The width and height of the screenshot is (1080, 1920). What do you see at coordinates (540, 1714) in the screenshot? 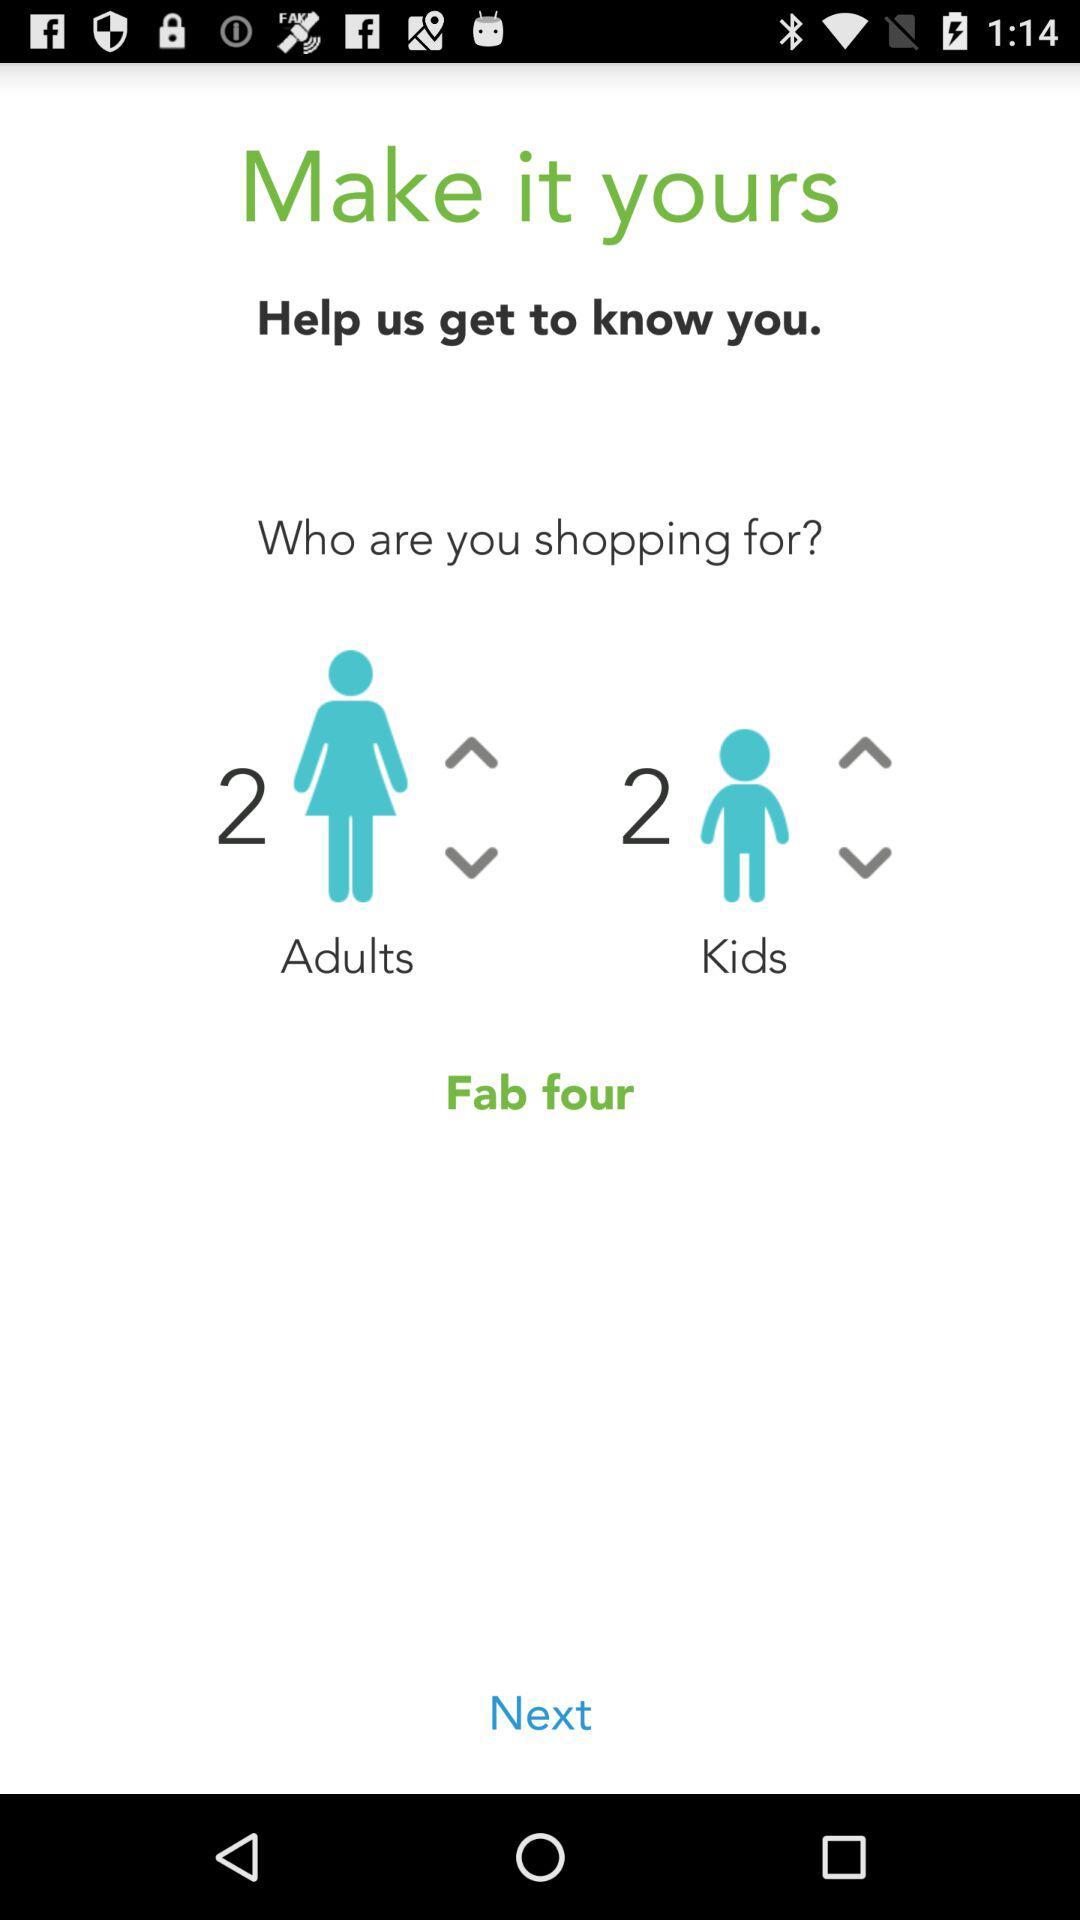
I see `next` at bounding box center [540, 1714].